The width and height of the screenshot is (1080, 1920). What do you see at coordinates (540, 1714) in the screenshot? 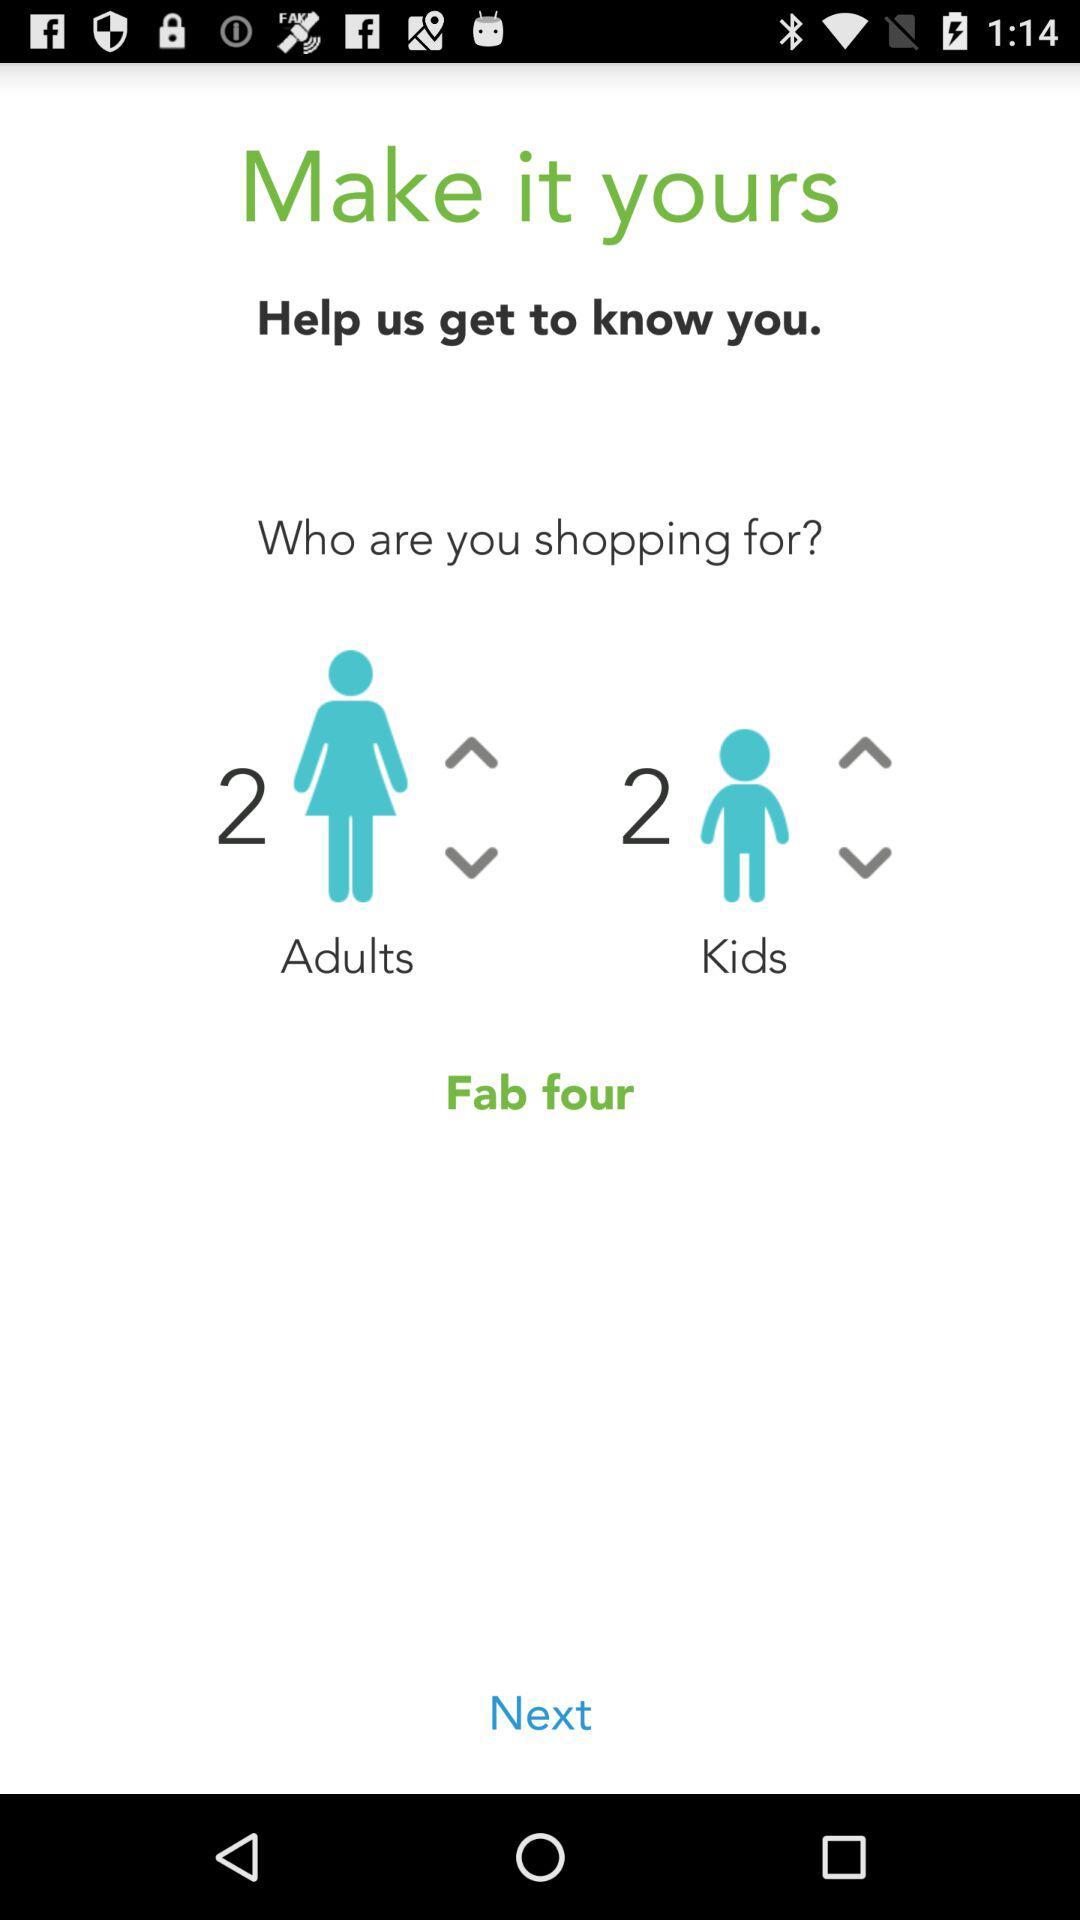
I see `next` at bounding box center [540, 1714].